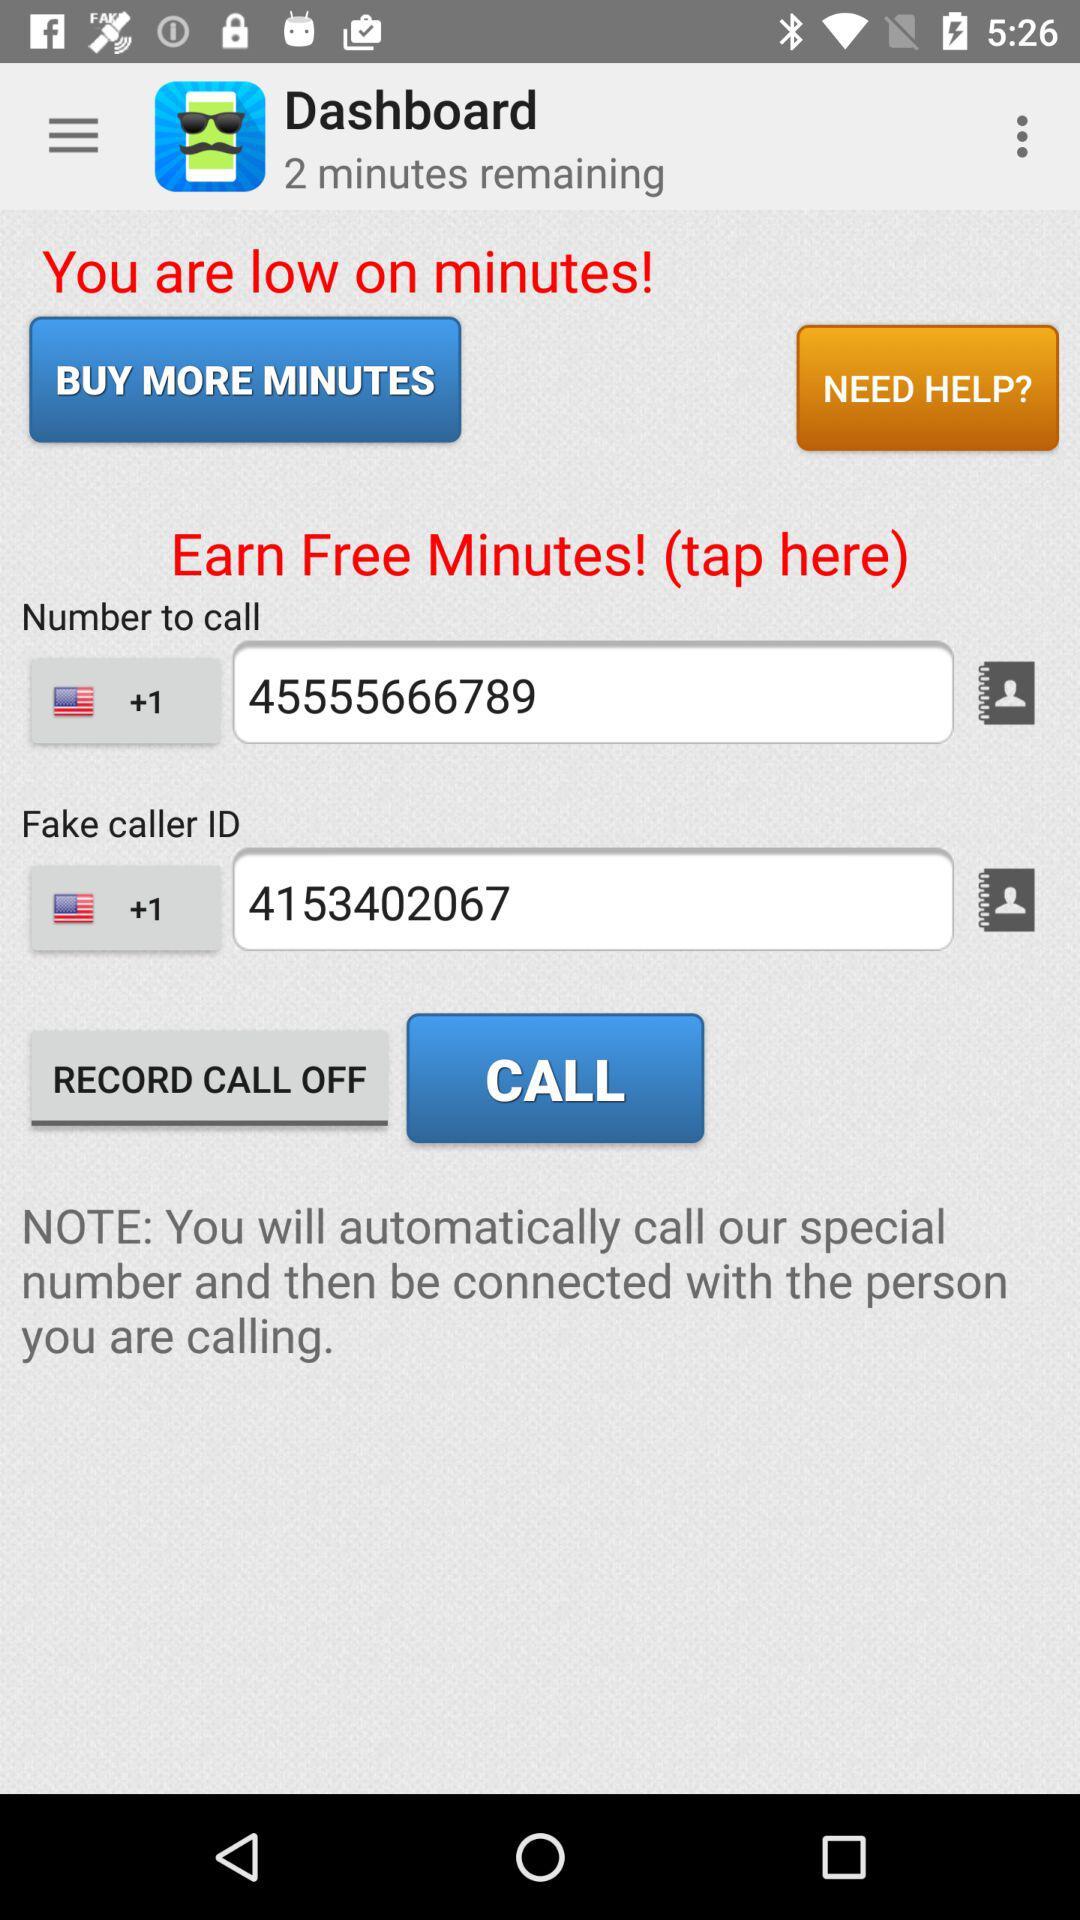  What do you see at coordinates (209, 1077) in the screenshot?
I see `item to the left of call icon` at bounding box center [209, 1077].